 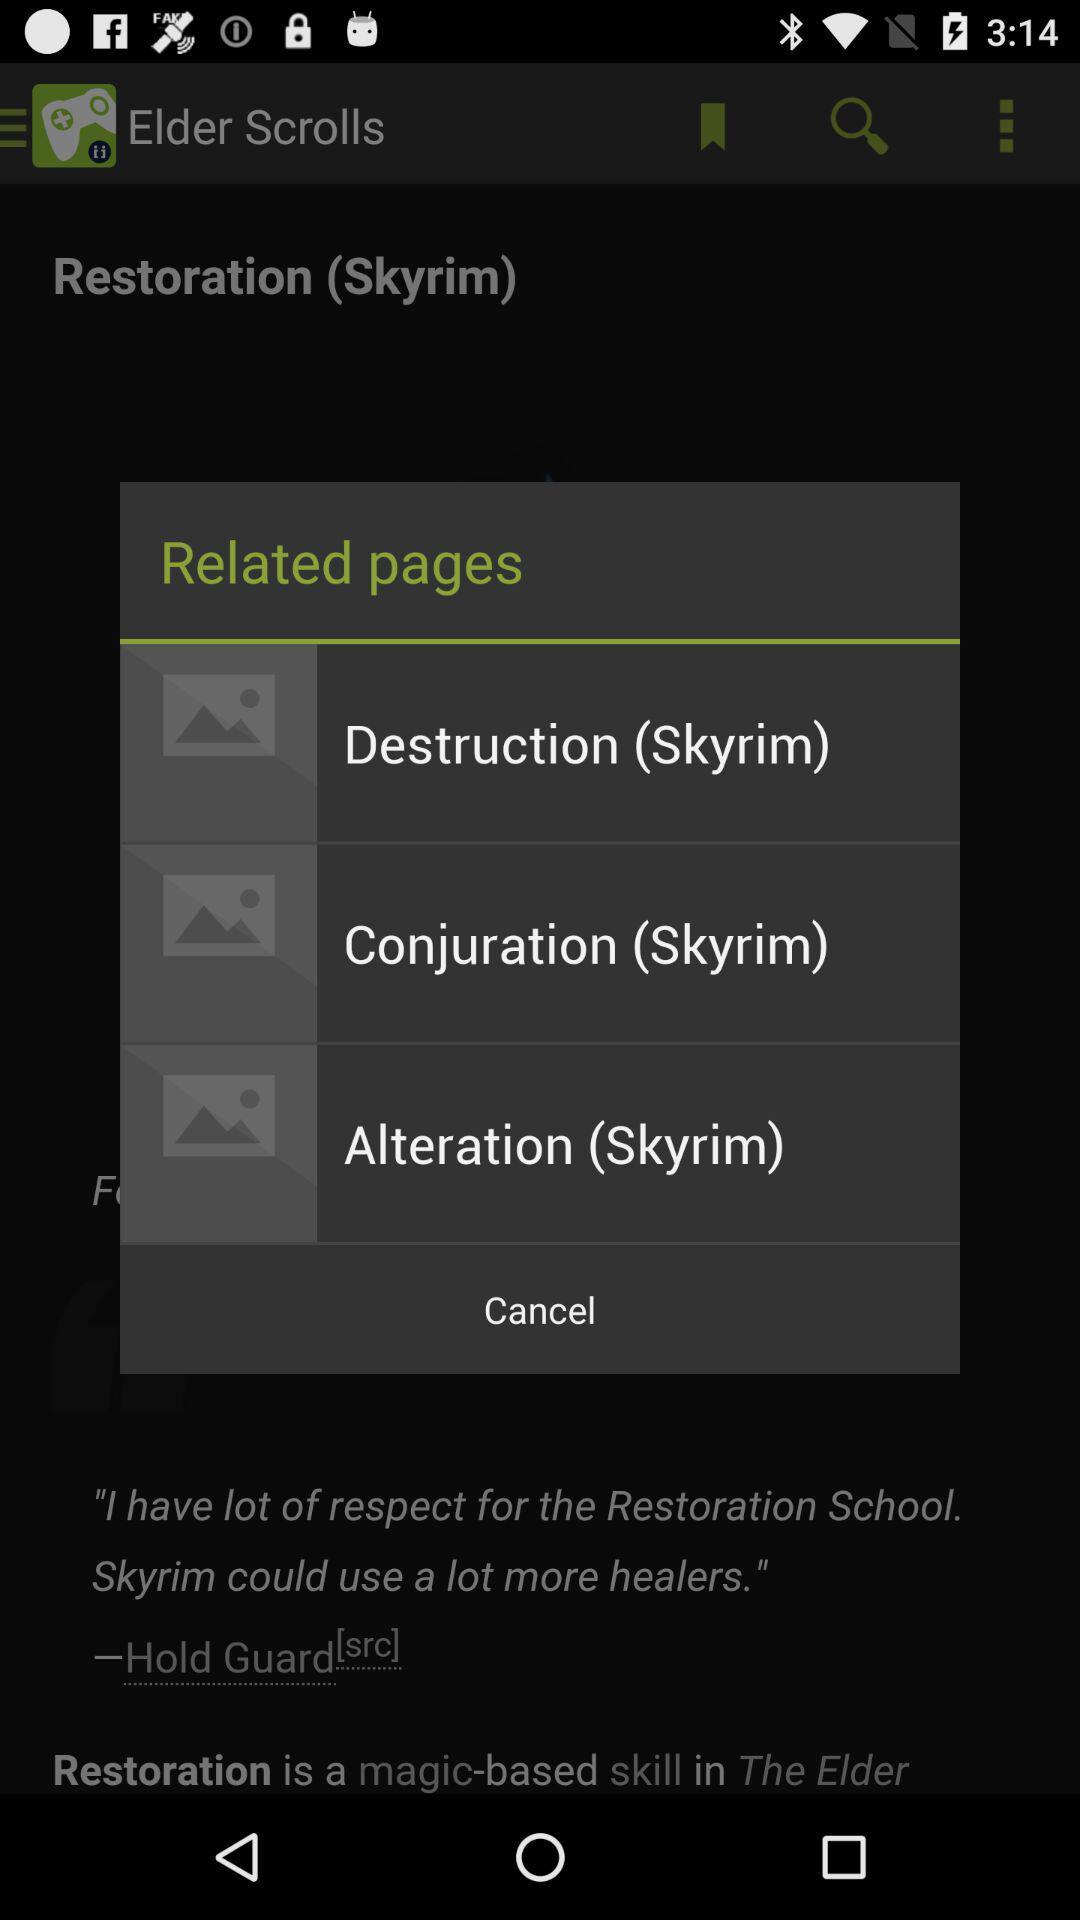 I want to click on the destruction (skyrim) icon, so click(x=638, y=741).